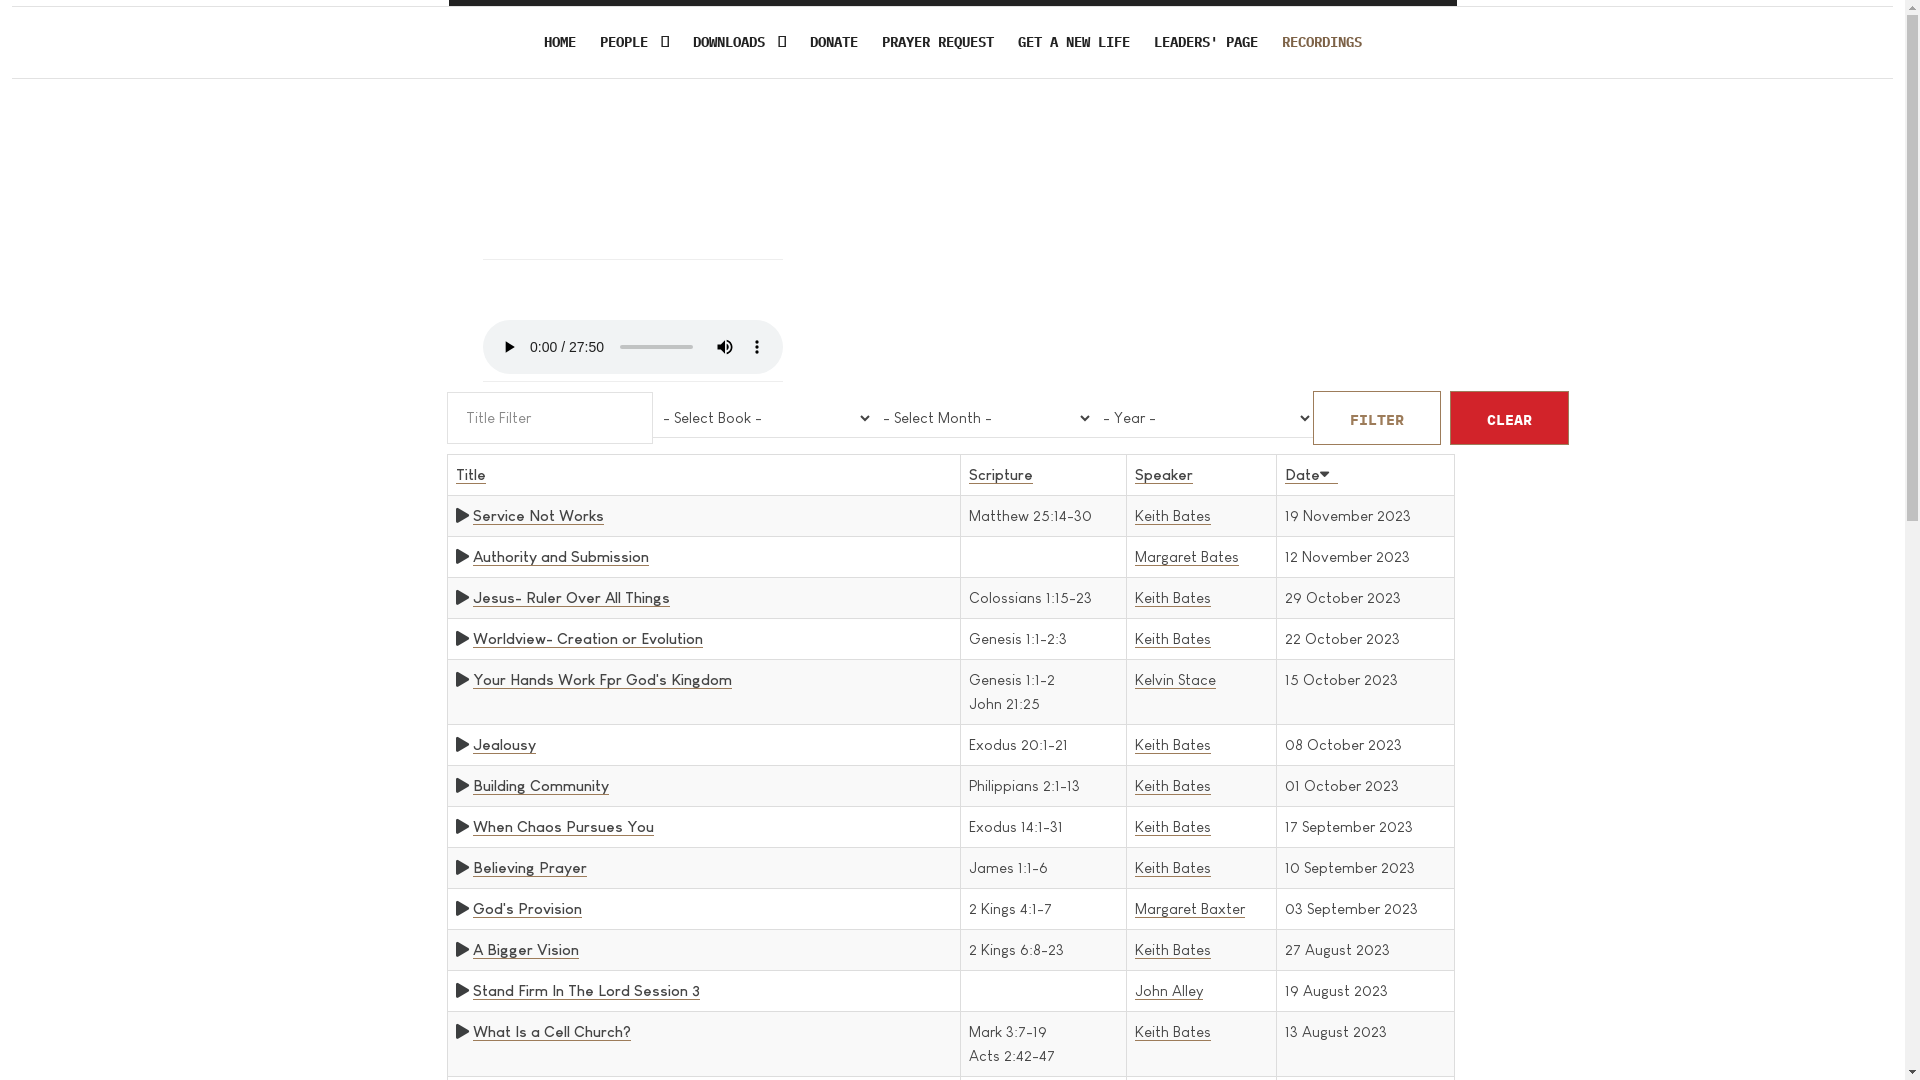 The height and width of the screenshot is (1080, 1920). What do you see at coordinates (1311, 416) in the screenshot?
I see `'FILTER'` at bounding box center [1311, 416].